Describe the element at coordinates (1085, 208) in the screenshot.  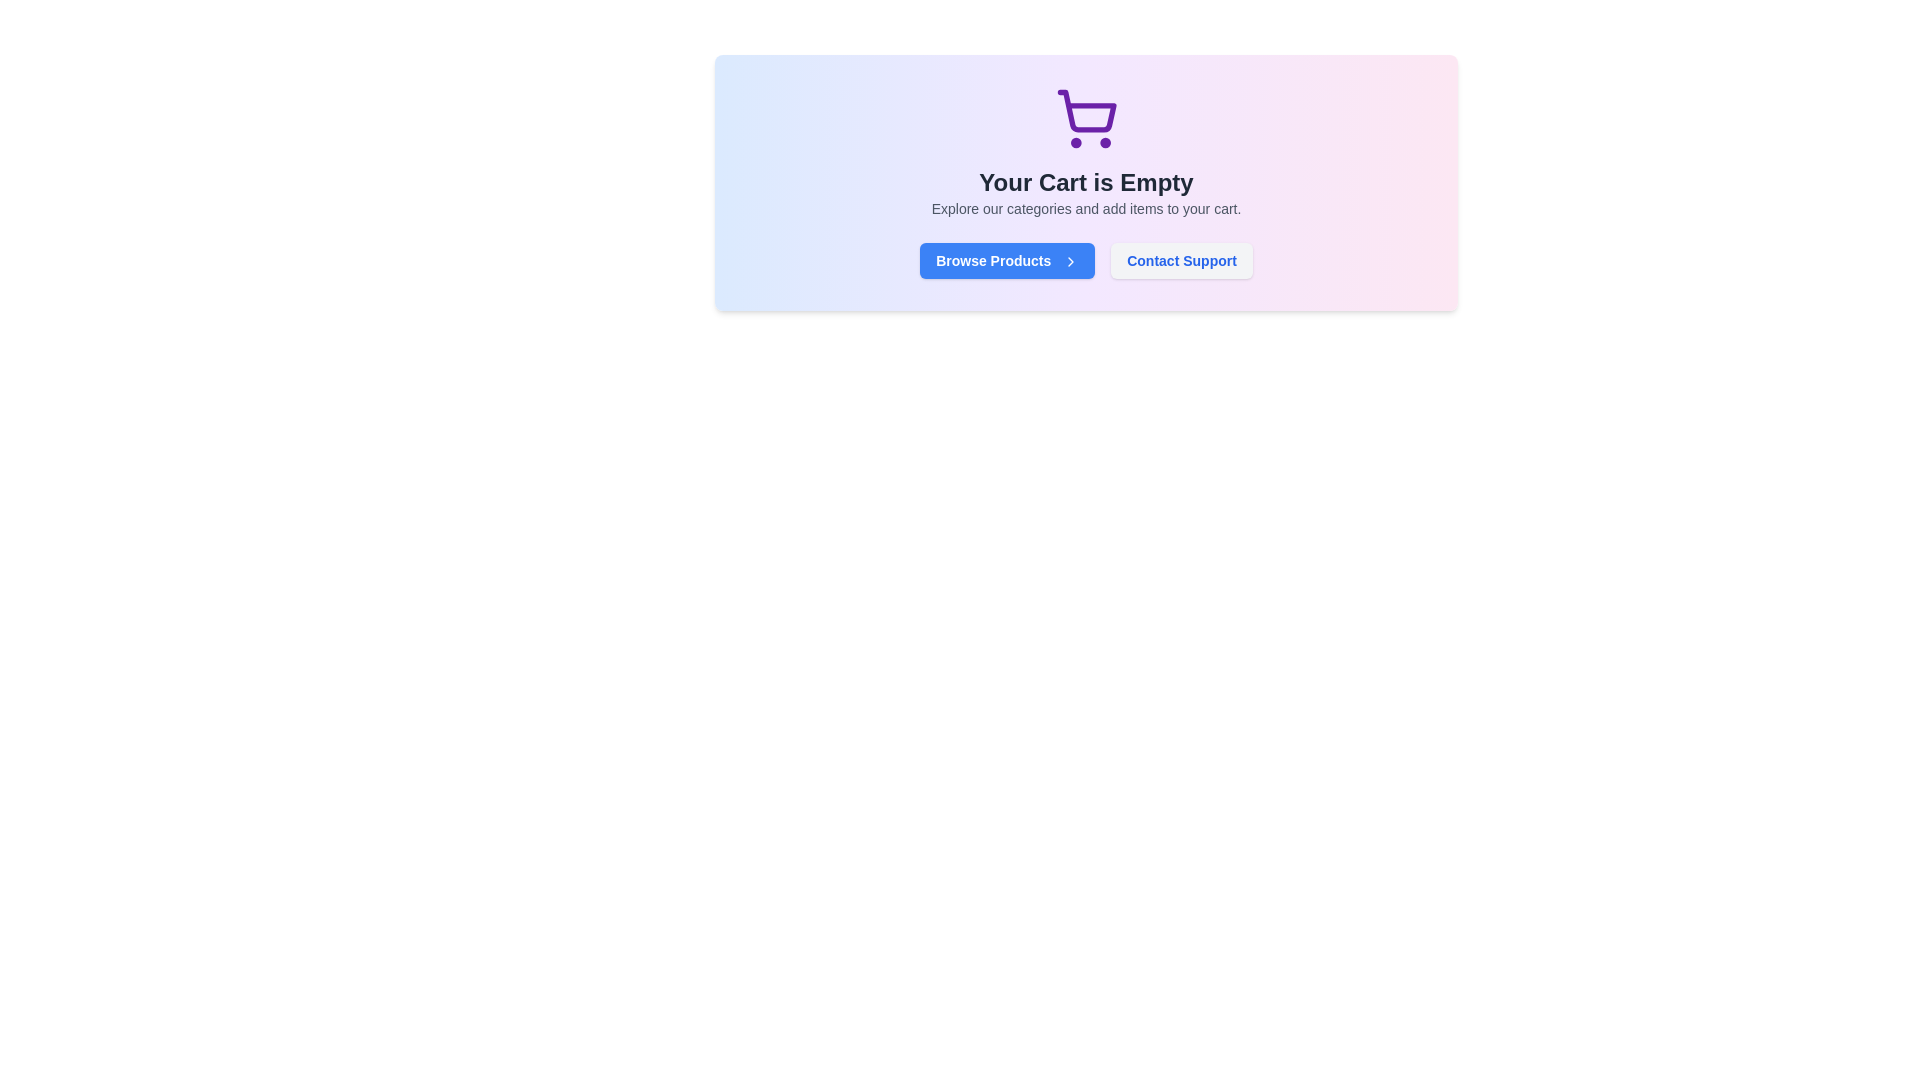
I see `the static text displaying 'Explore our categories and add items to your cart.' which is located beneath the heading 'Your Cart is Empty'` at that location.